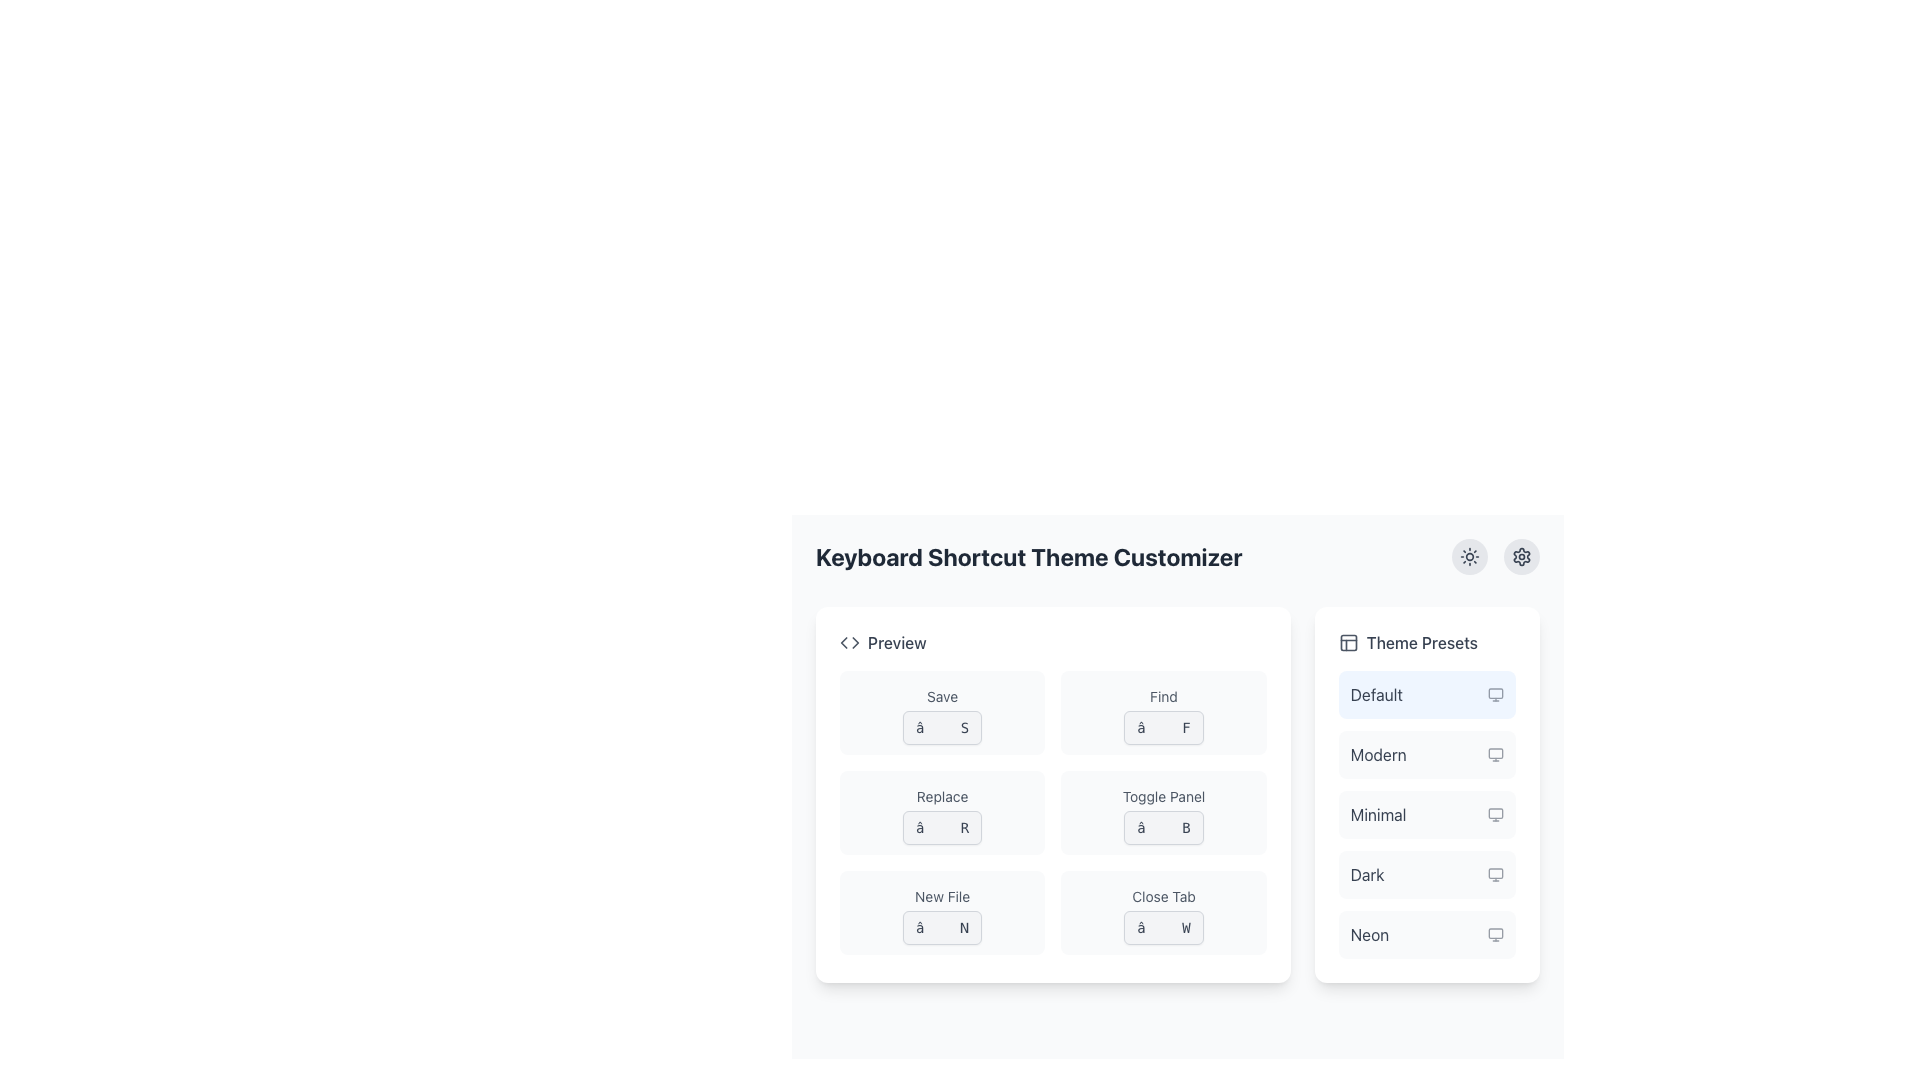 This screenshot has height=1080, width=1920. What do you see at coordinates (1426, 934) in the screenshot?
I see `the selectable list item labeled 'NEON' in the 'Theme Presets' section` at bounding box center [1426, 934].